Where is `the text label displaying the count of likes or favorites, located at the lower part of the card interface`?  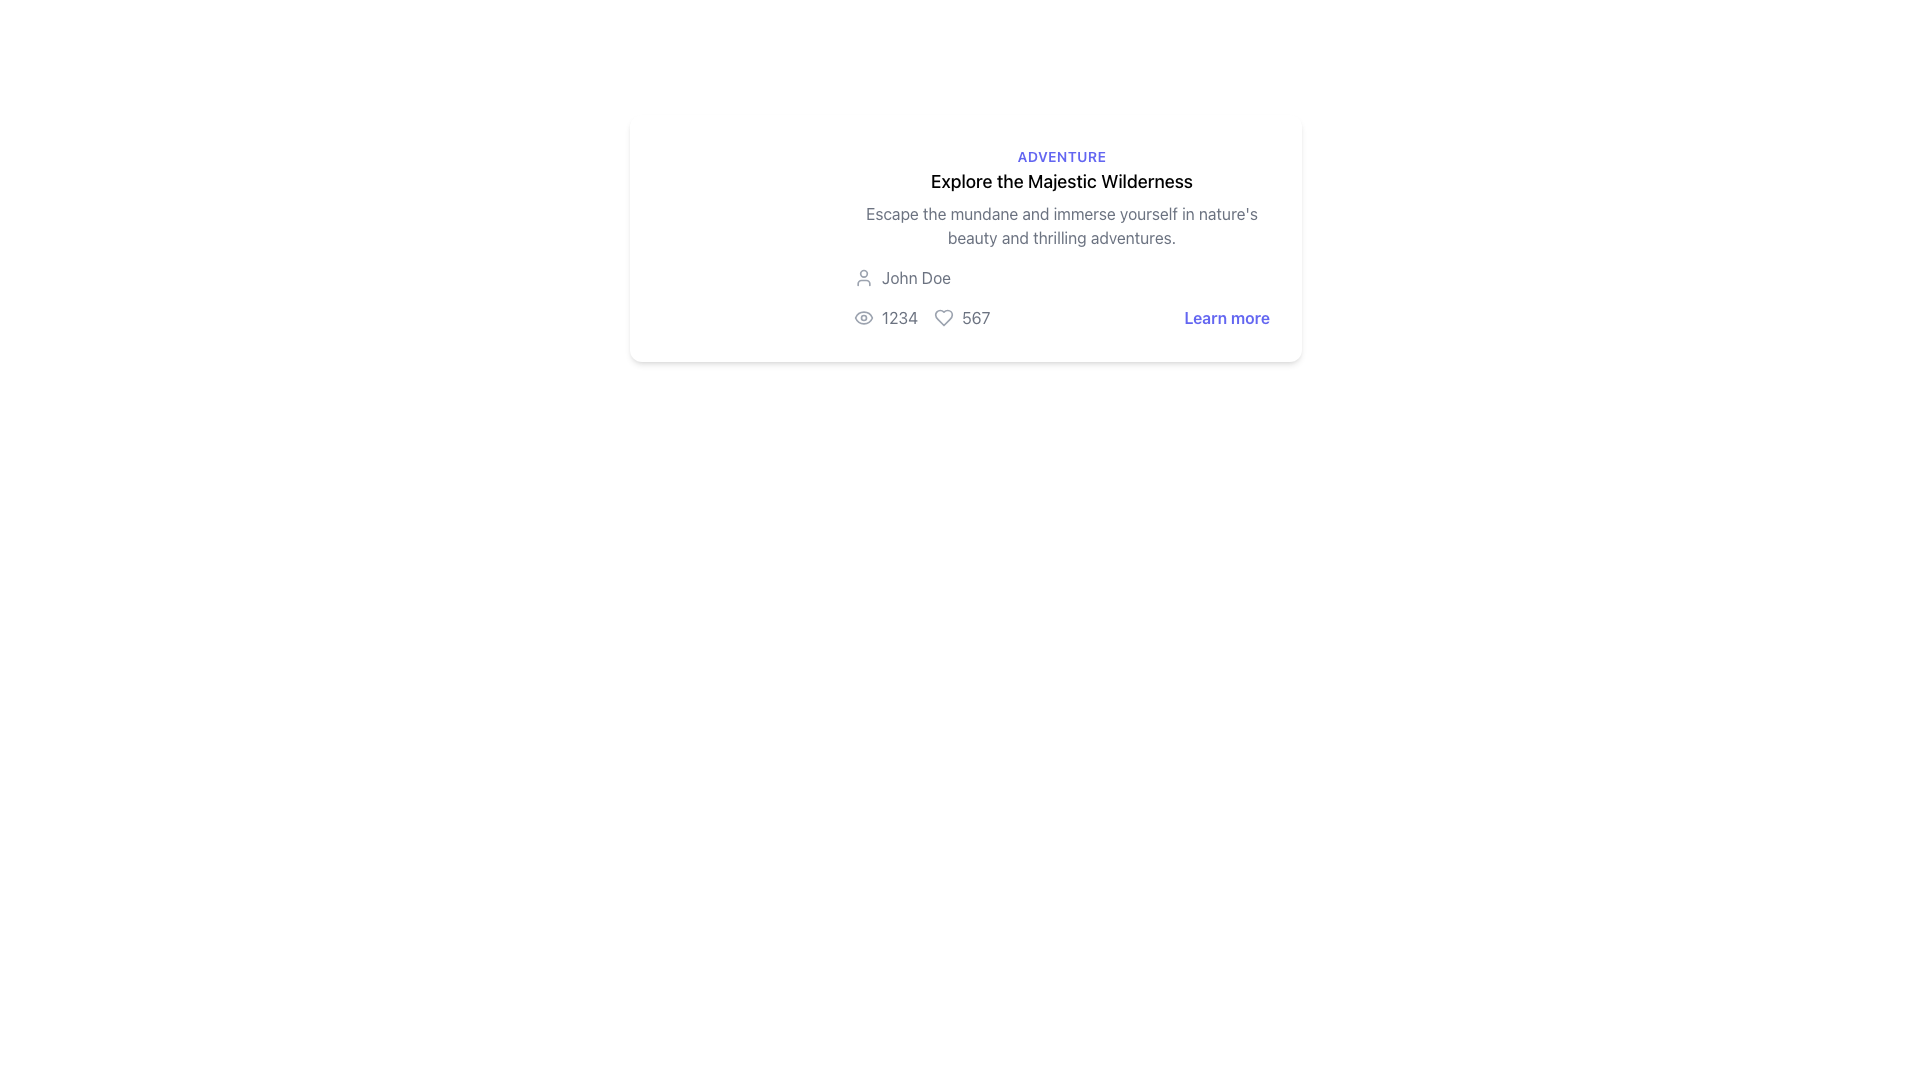 the text label displaying the count of likes or favorites, located at the lower part of the card interface is located at coordinates (962, 316).